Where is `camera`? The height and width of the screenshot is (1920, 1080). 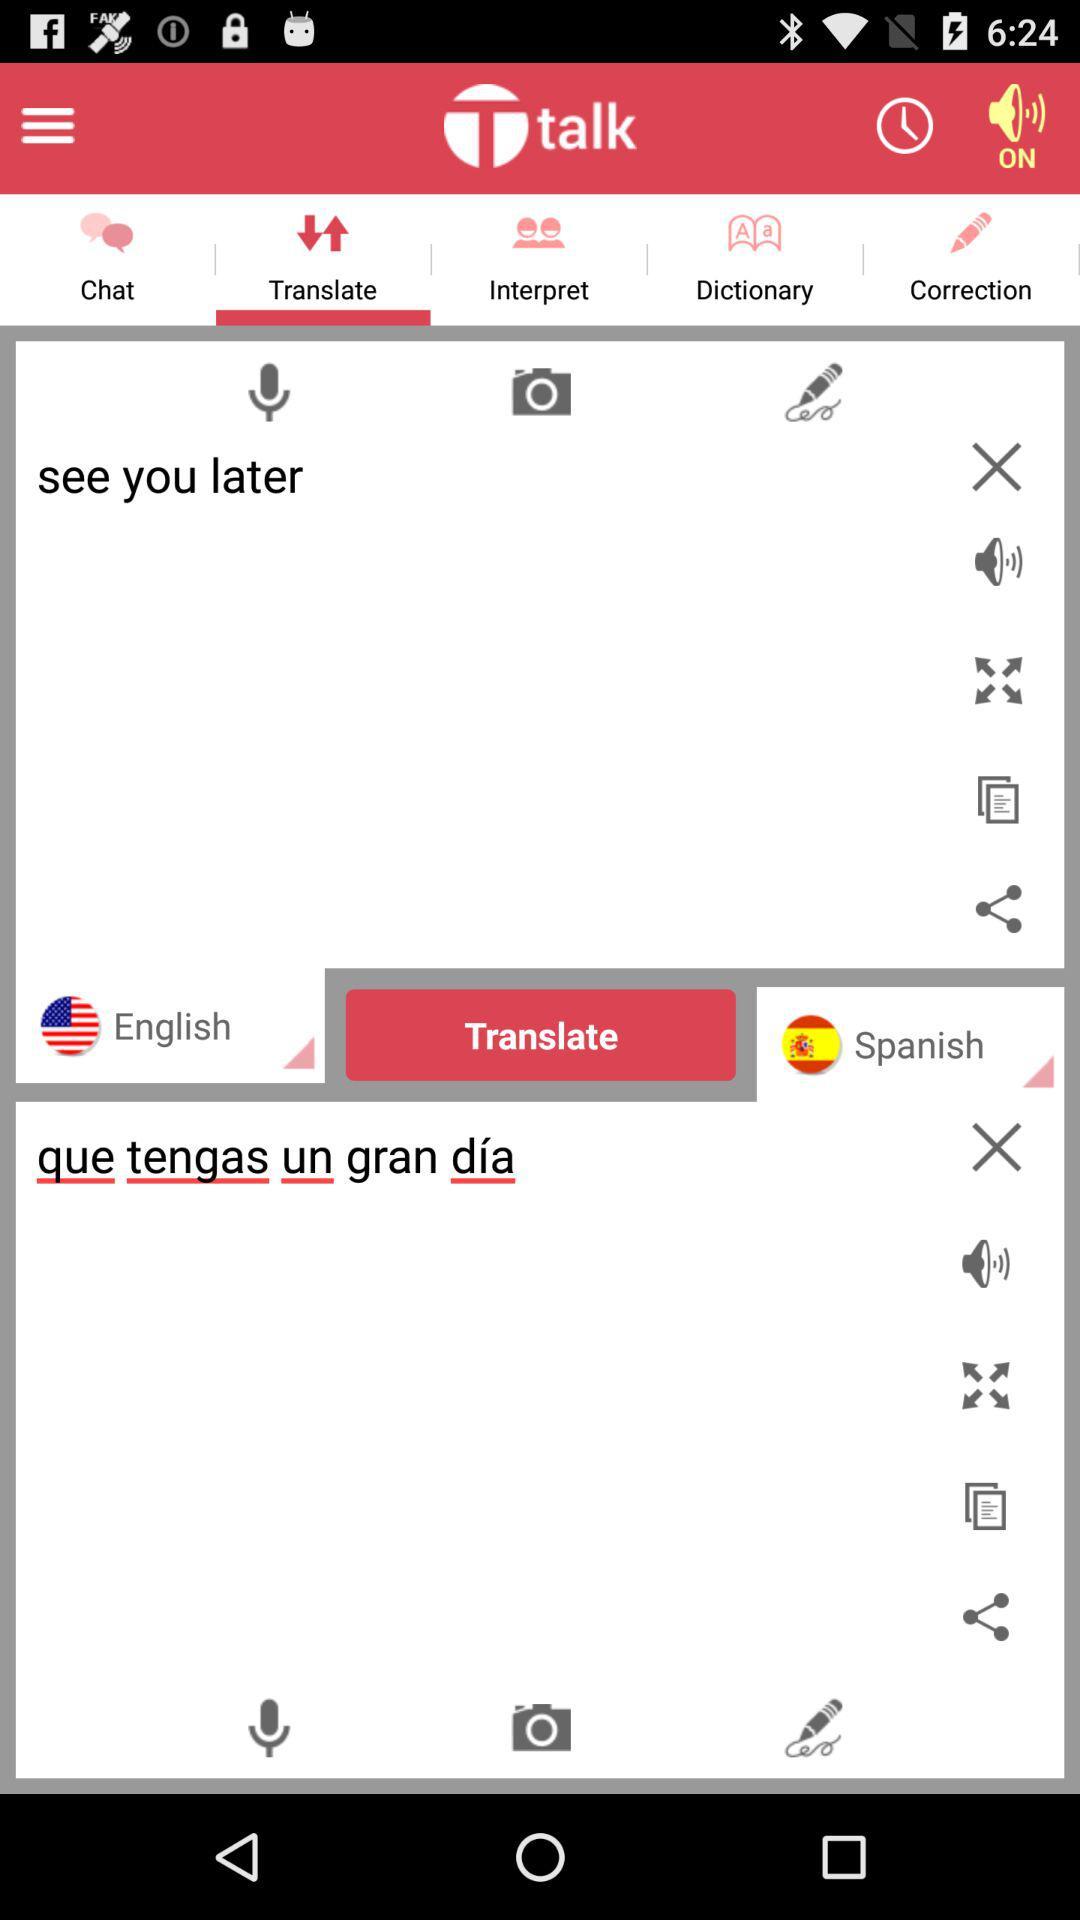 camera is located at coordinates (541, 1726).